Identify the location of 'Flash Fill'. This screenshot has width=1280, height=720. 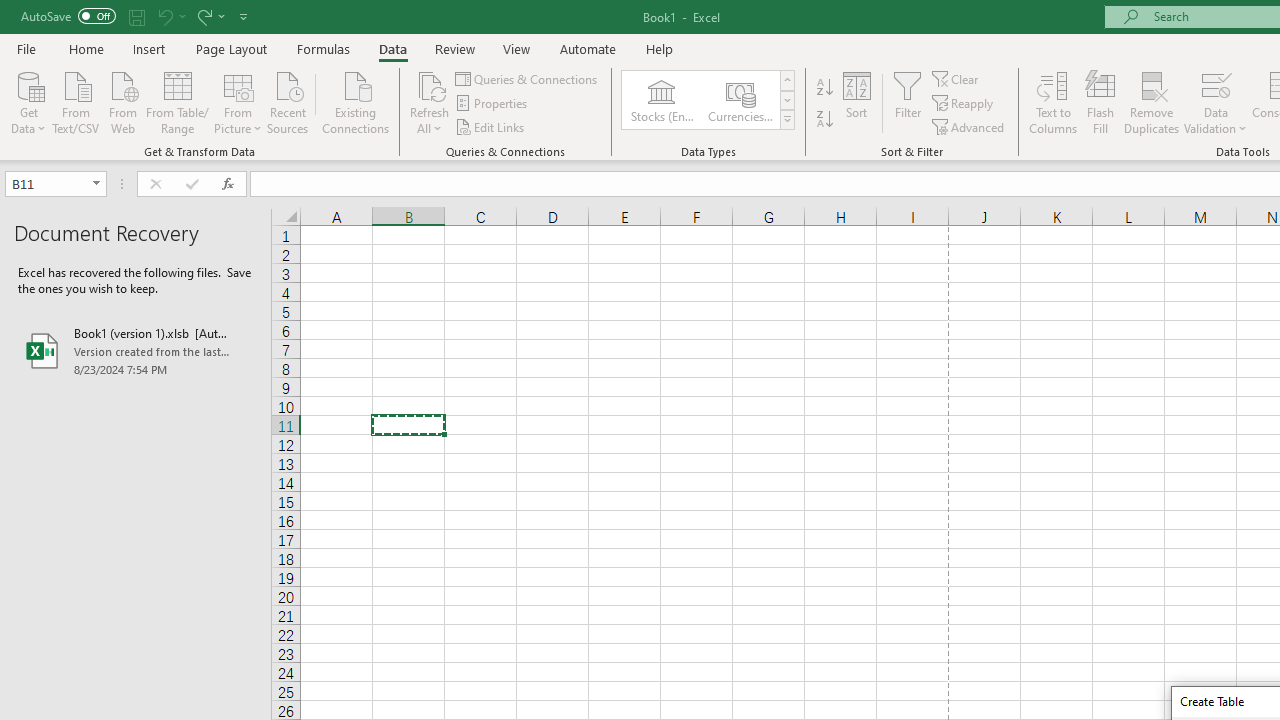
(1100, 103).